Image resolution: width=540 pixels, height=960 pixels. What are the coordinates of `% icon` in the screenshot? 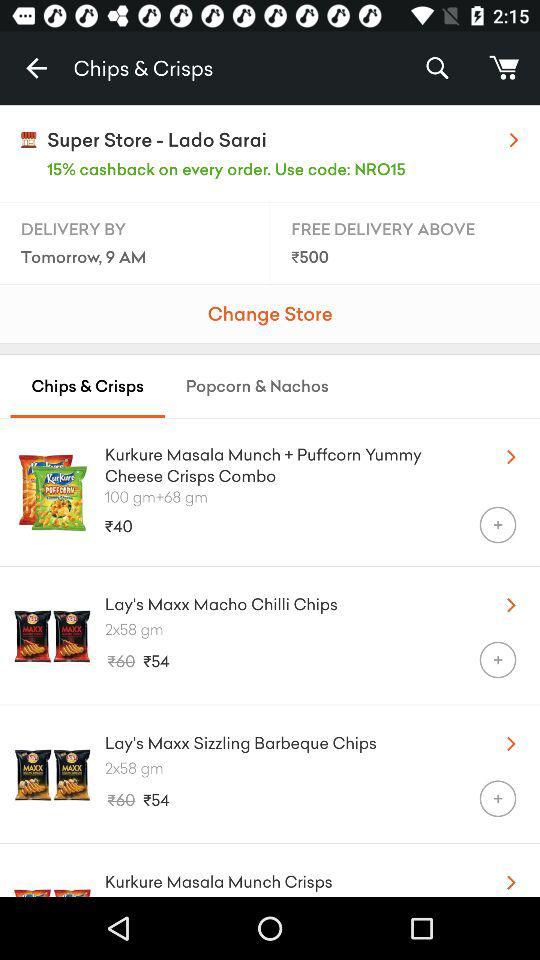 It's located at (436, 68).